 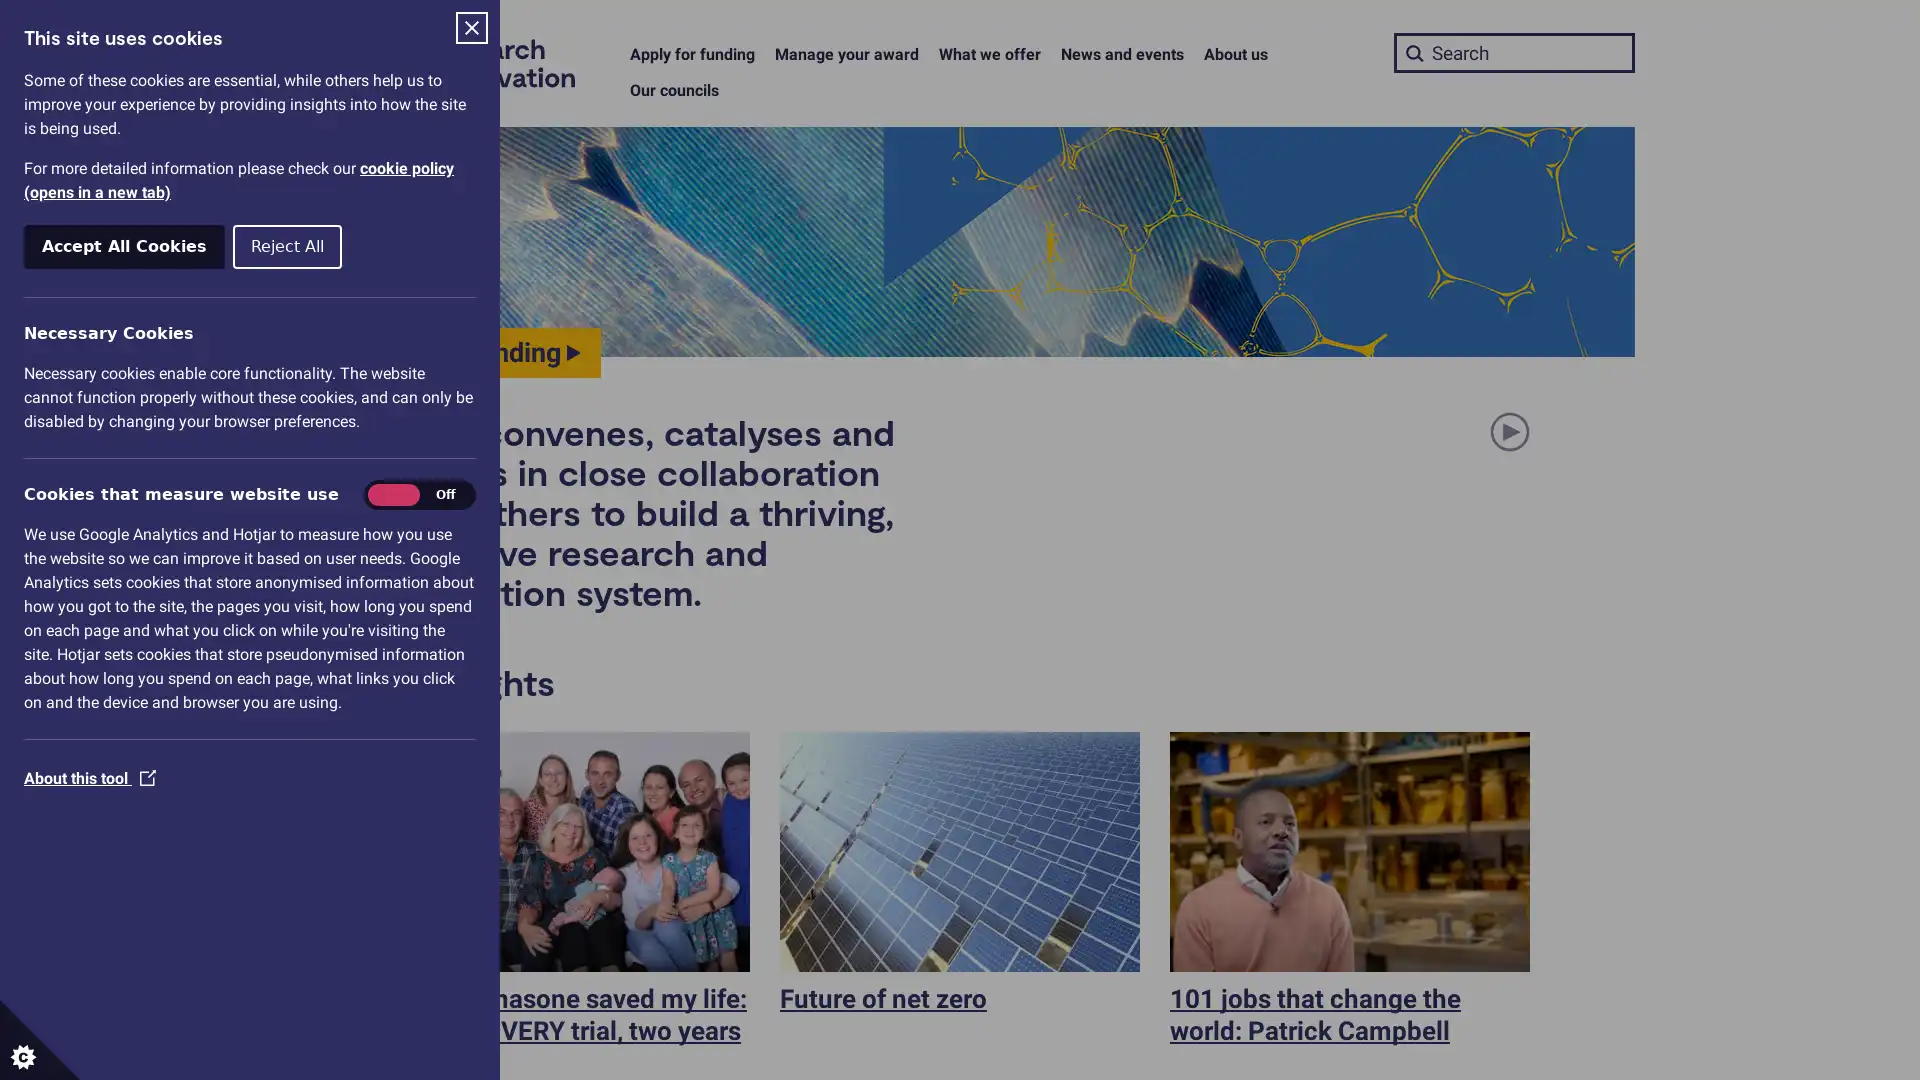 I want to click on Pause or play animation, so click(x=1510, y=431).